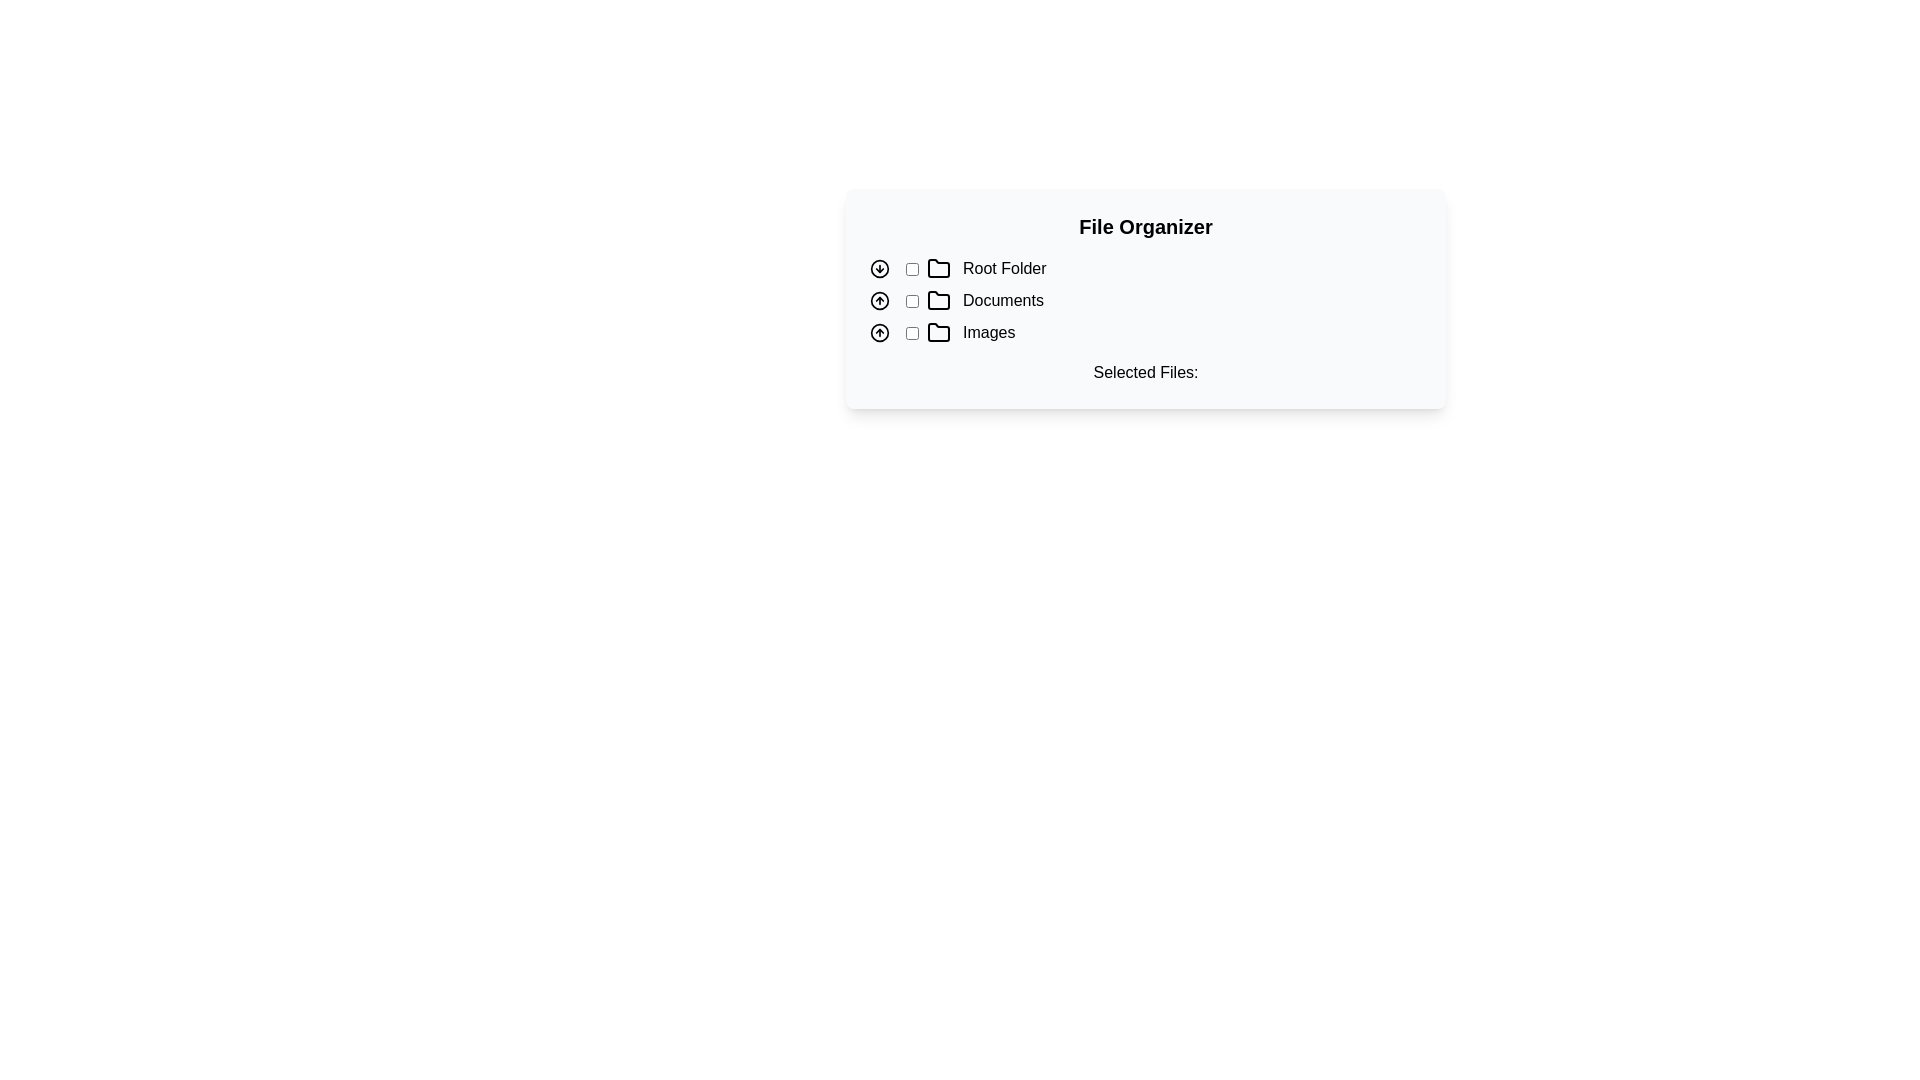 The height and width of the screenshot is (1080, 1920). I want to click on the circular icon with a downward arrow inside, located, so click(879, 268).